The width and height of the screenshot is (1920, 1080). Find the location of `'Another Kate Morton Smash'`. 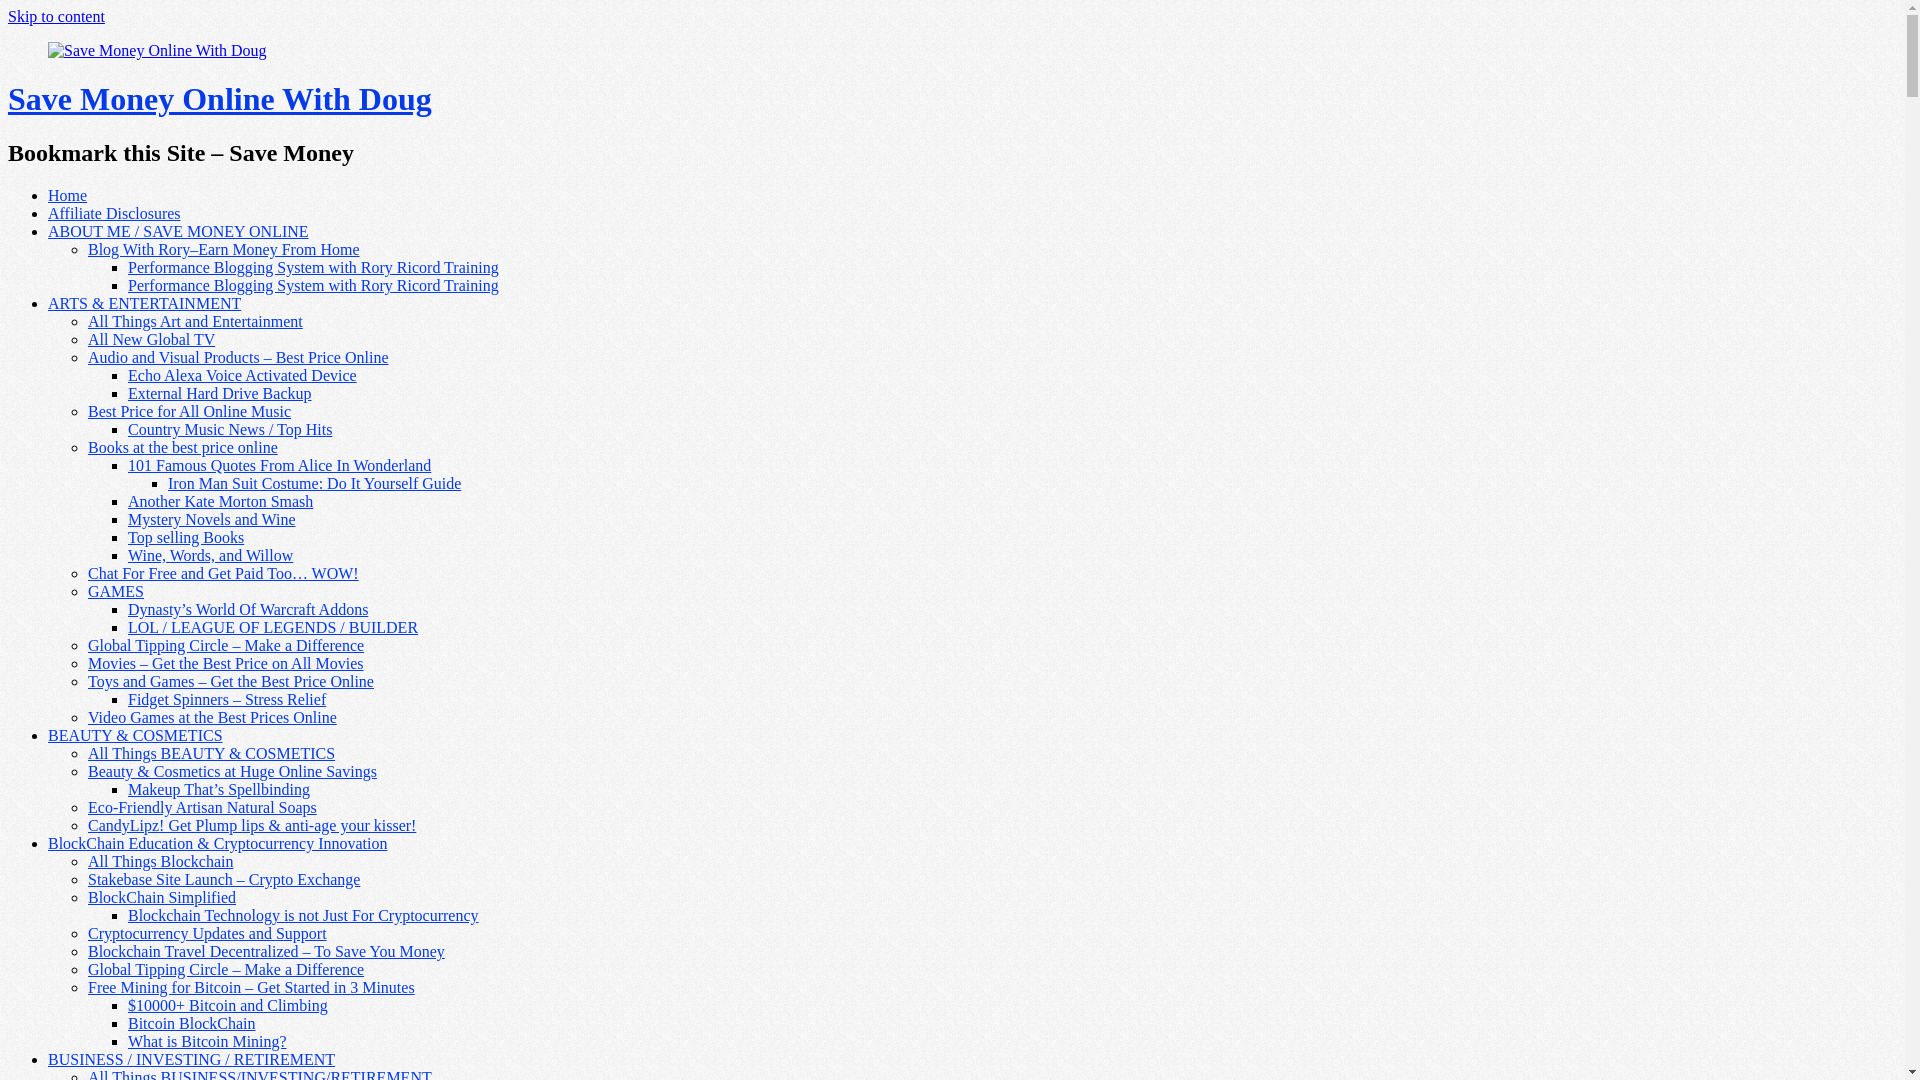

'Another Kate Morton Smash' is located at coordinates (220, 500).